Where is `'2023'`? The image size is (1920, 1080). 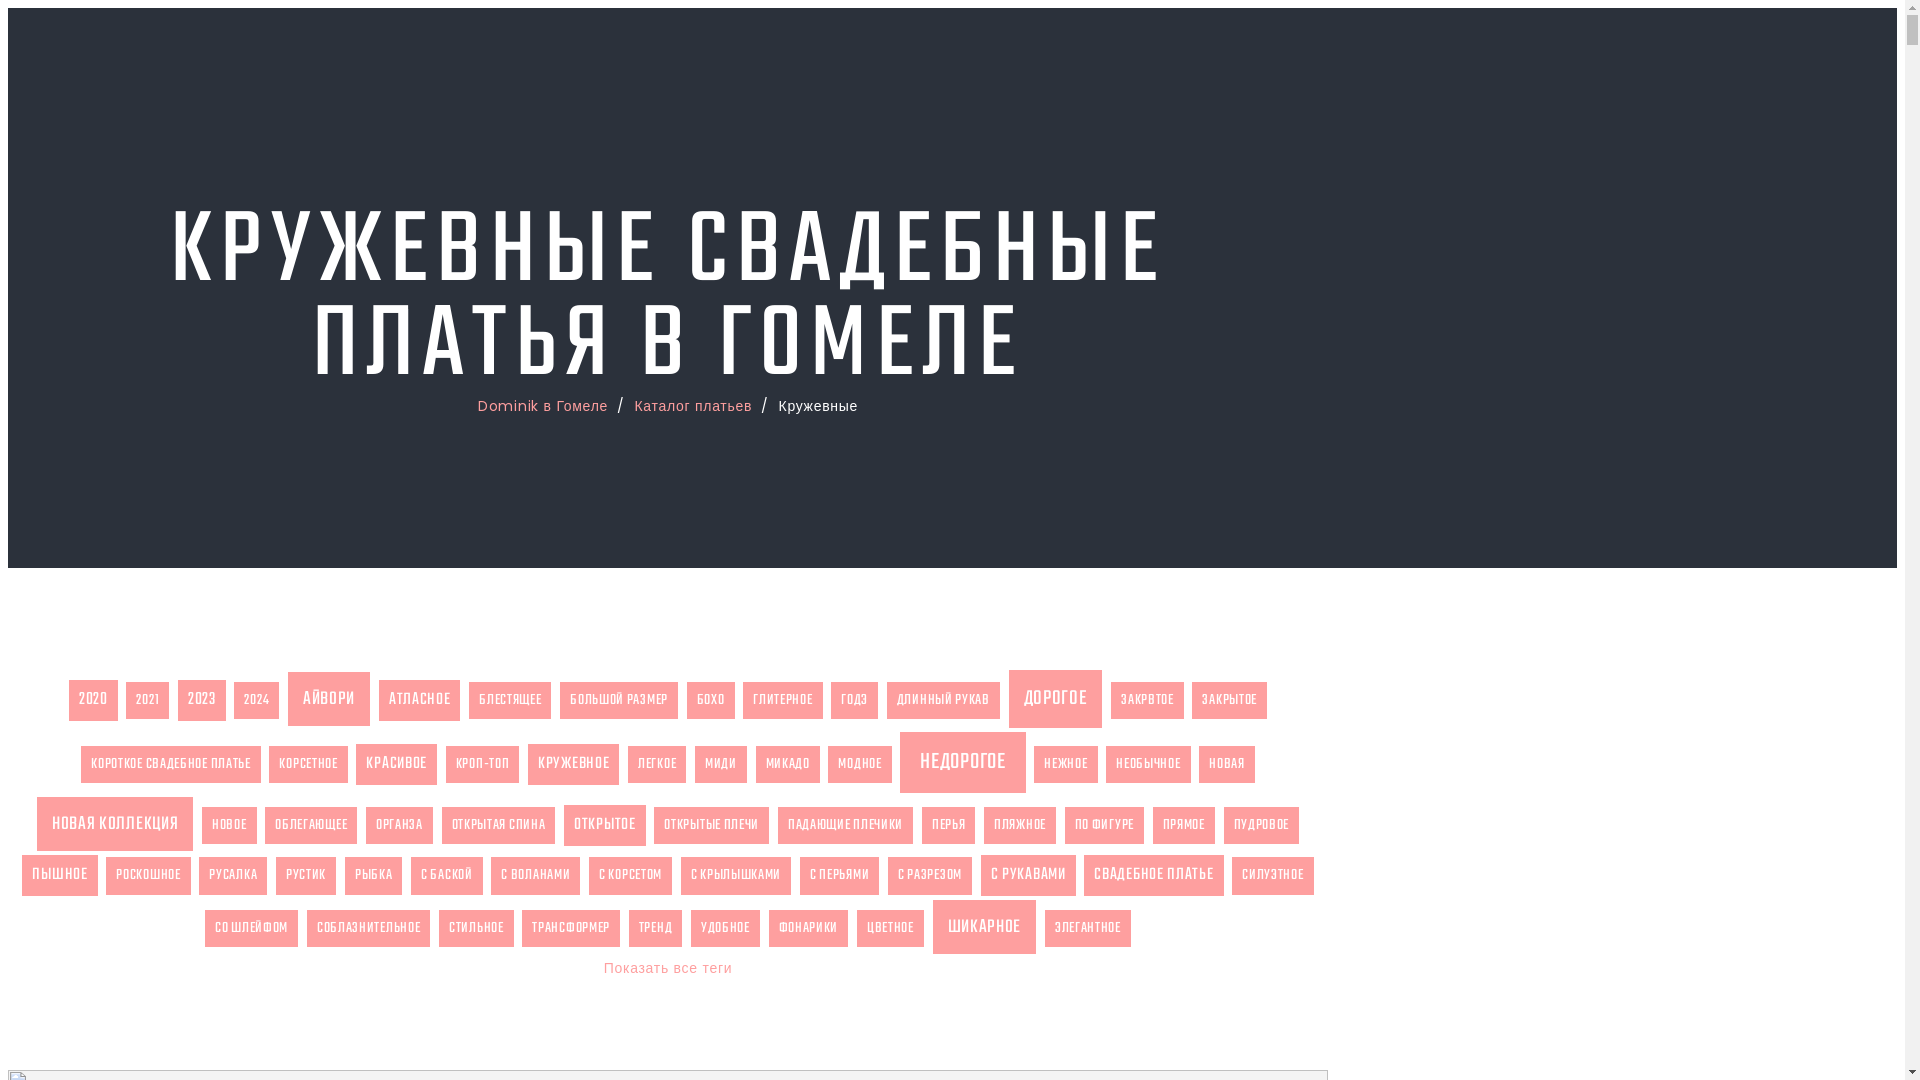
'2023' is located at coordinates (177, 699).